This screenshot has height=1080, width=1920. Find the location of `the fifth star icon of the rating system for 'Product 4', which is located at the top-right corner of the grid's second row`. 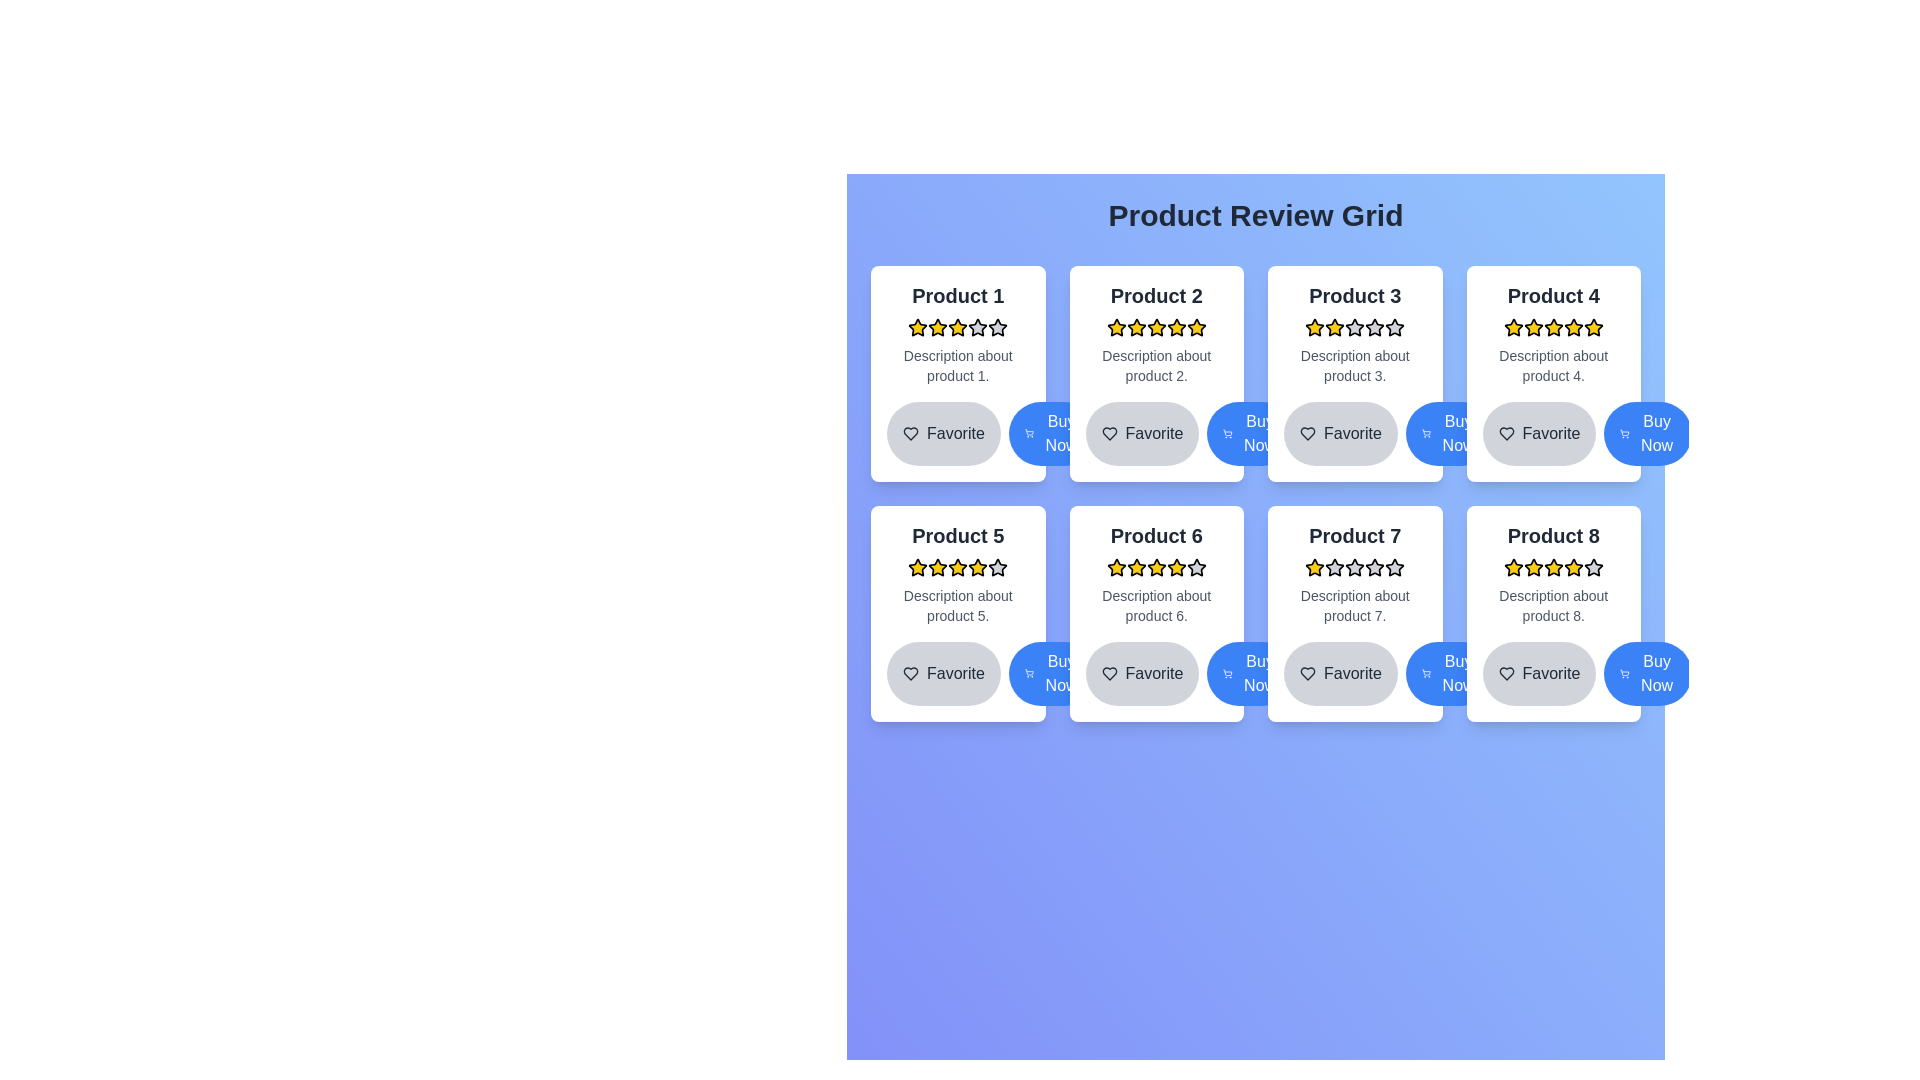

the fifth star icon of the rating system for 'Product 4', which is located at the top-right corner of the grid's second row is located at coordinates (1592, 326).